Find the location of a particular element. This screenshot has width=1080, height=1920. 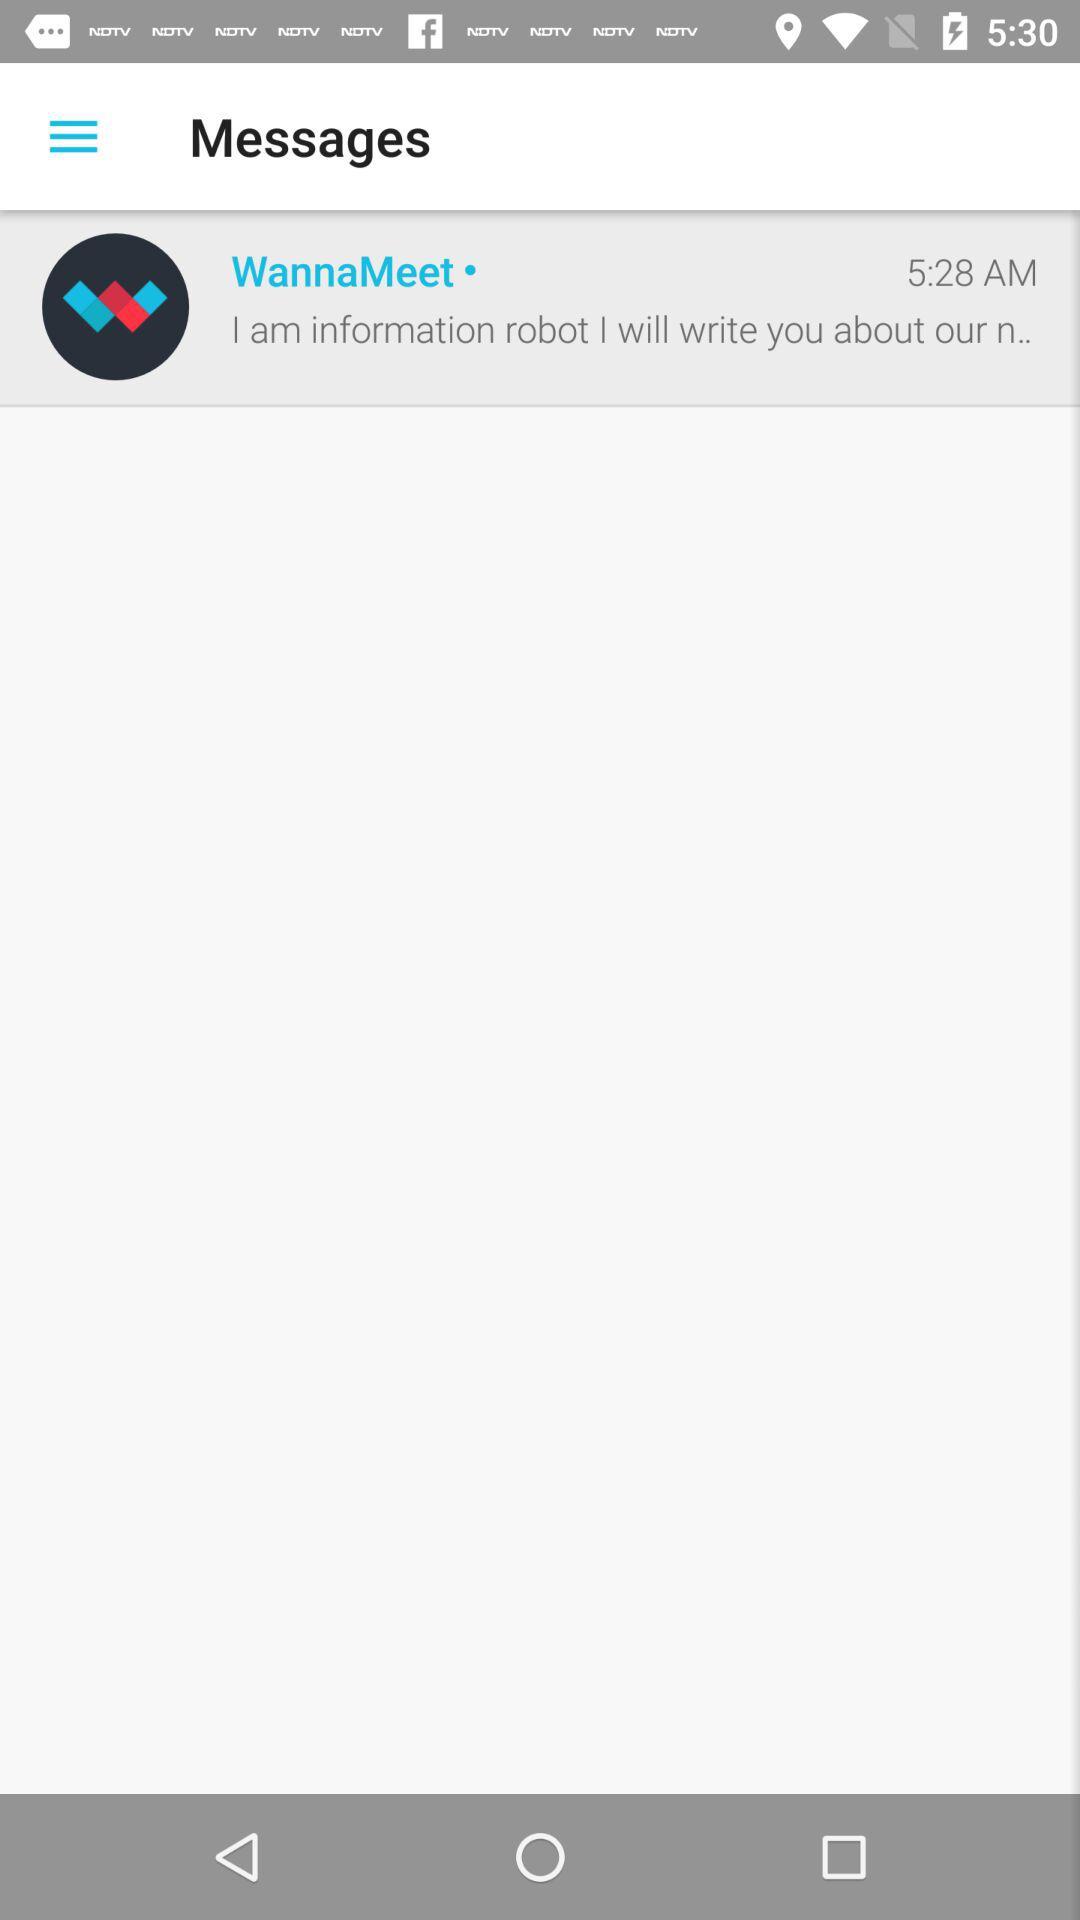

open the options menu is located at coordinates (72, 135).